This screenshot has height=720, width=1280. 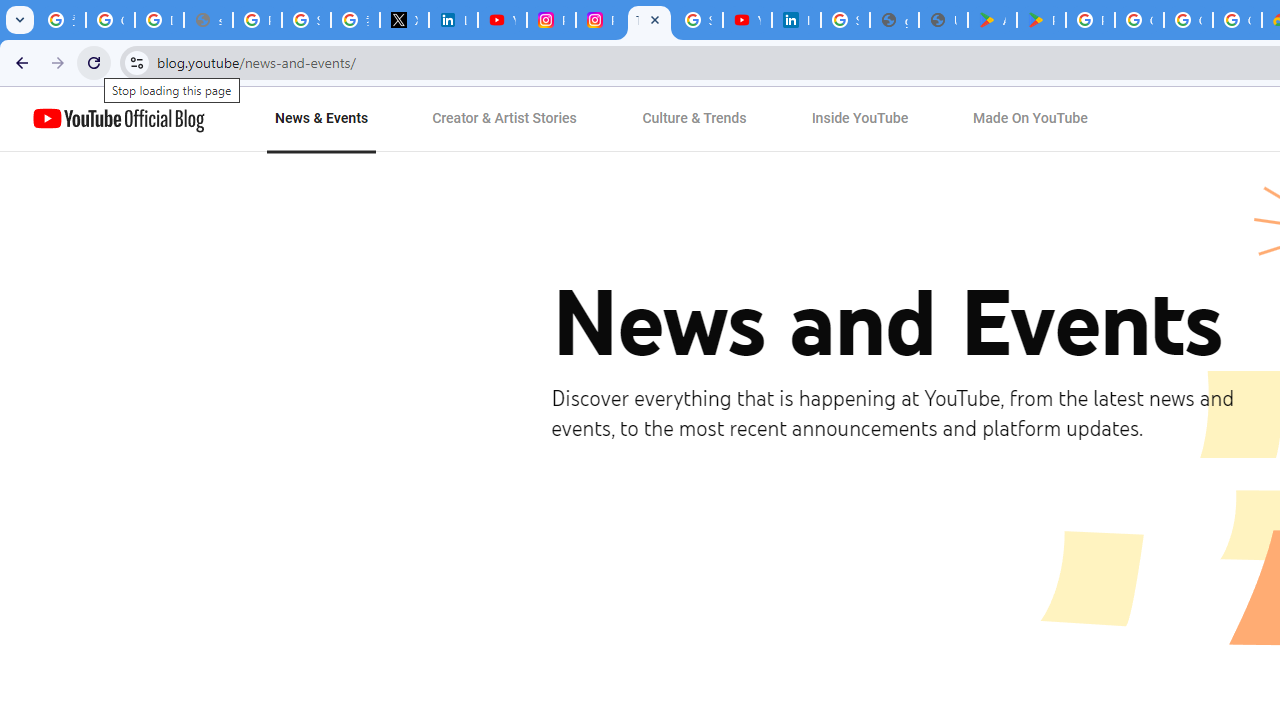 I want to click on 'LinkedIn Privacy Policy', so click(x=452, y=20).